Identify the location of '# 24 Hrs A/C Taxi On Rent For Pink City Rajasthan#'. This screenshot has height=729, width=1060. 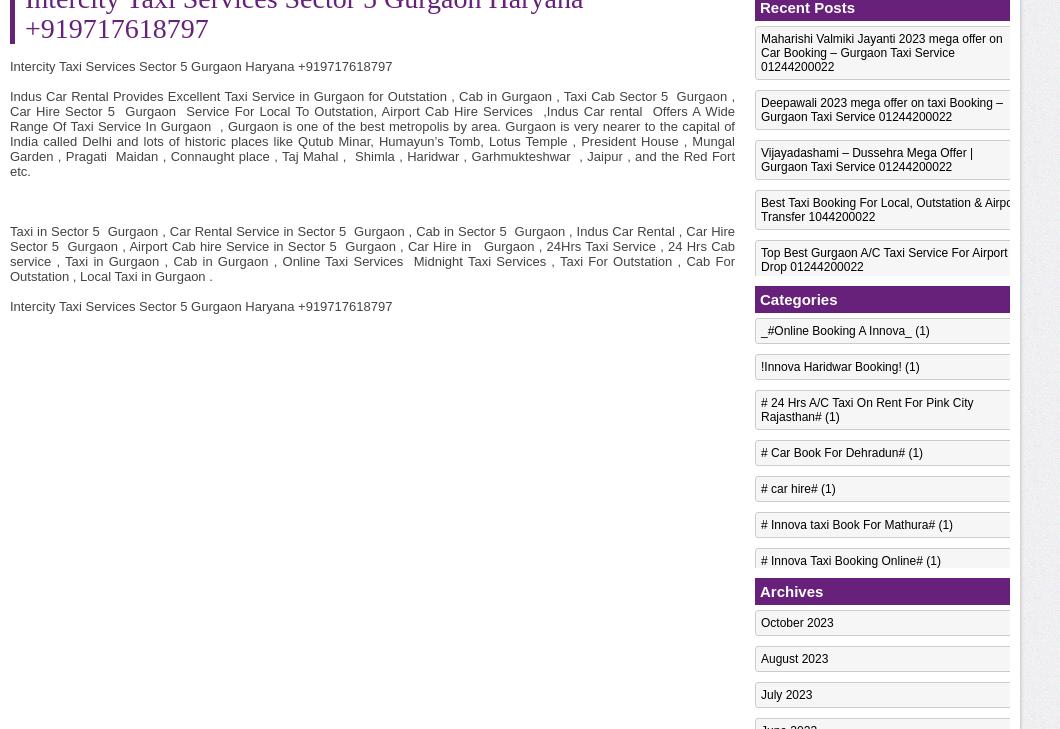
(866, 409).